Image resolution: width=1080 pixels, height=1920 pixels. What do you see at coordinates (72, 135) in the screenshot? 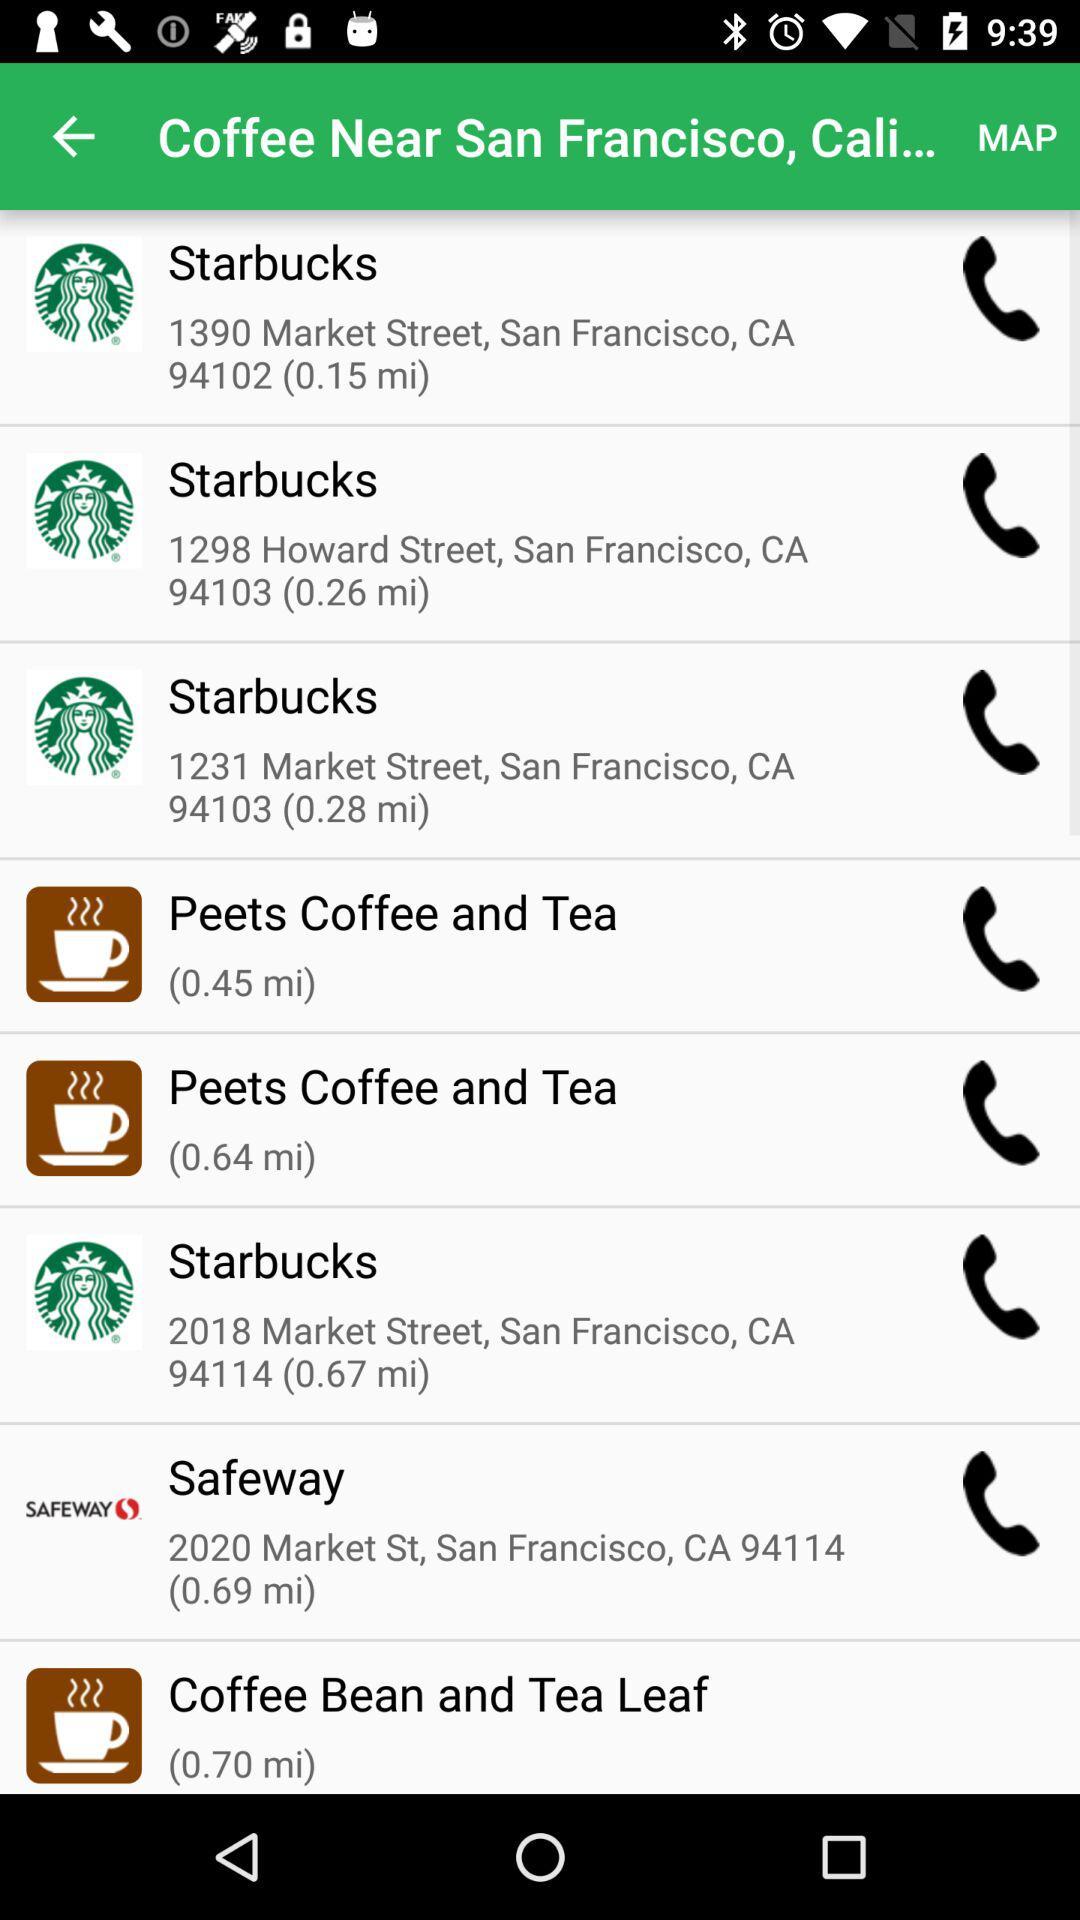
I see `the app next to the coffee near san` at bounding box center [72, 135].